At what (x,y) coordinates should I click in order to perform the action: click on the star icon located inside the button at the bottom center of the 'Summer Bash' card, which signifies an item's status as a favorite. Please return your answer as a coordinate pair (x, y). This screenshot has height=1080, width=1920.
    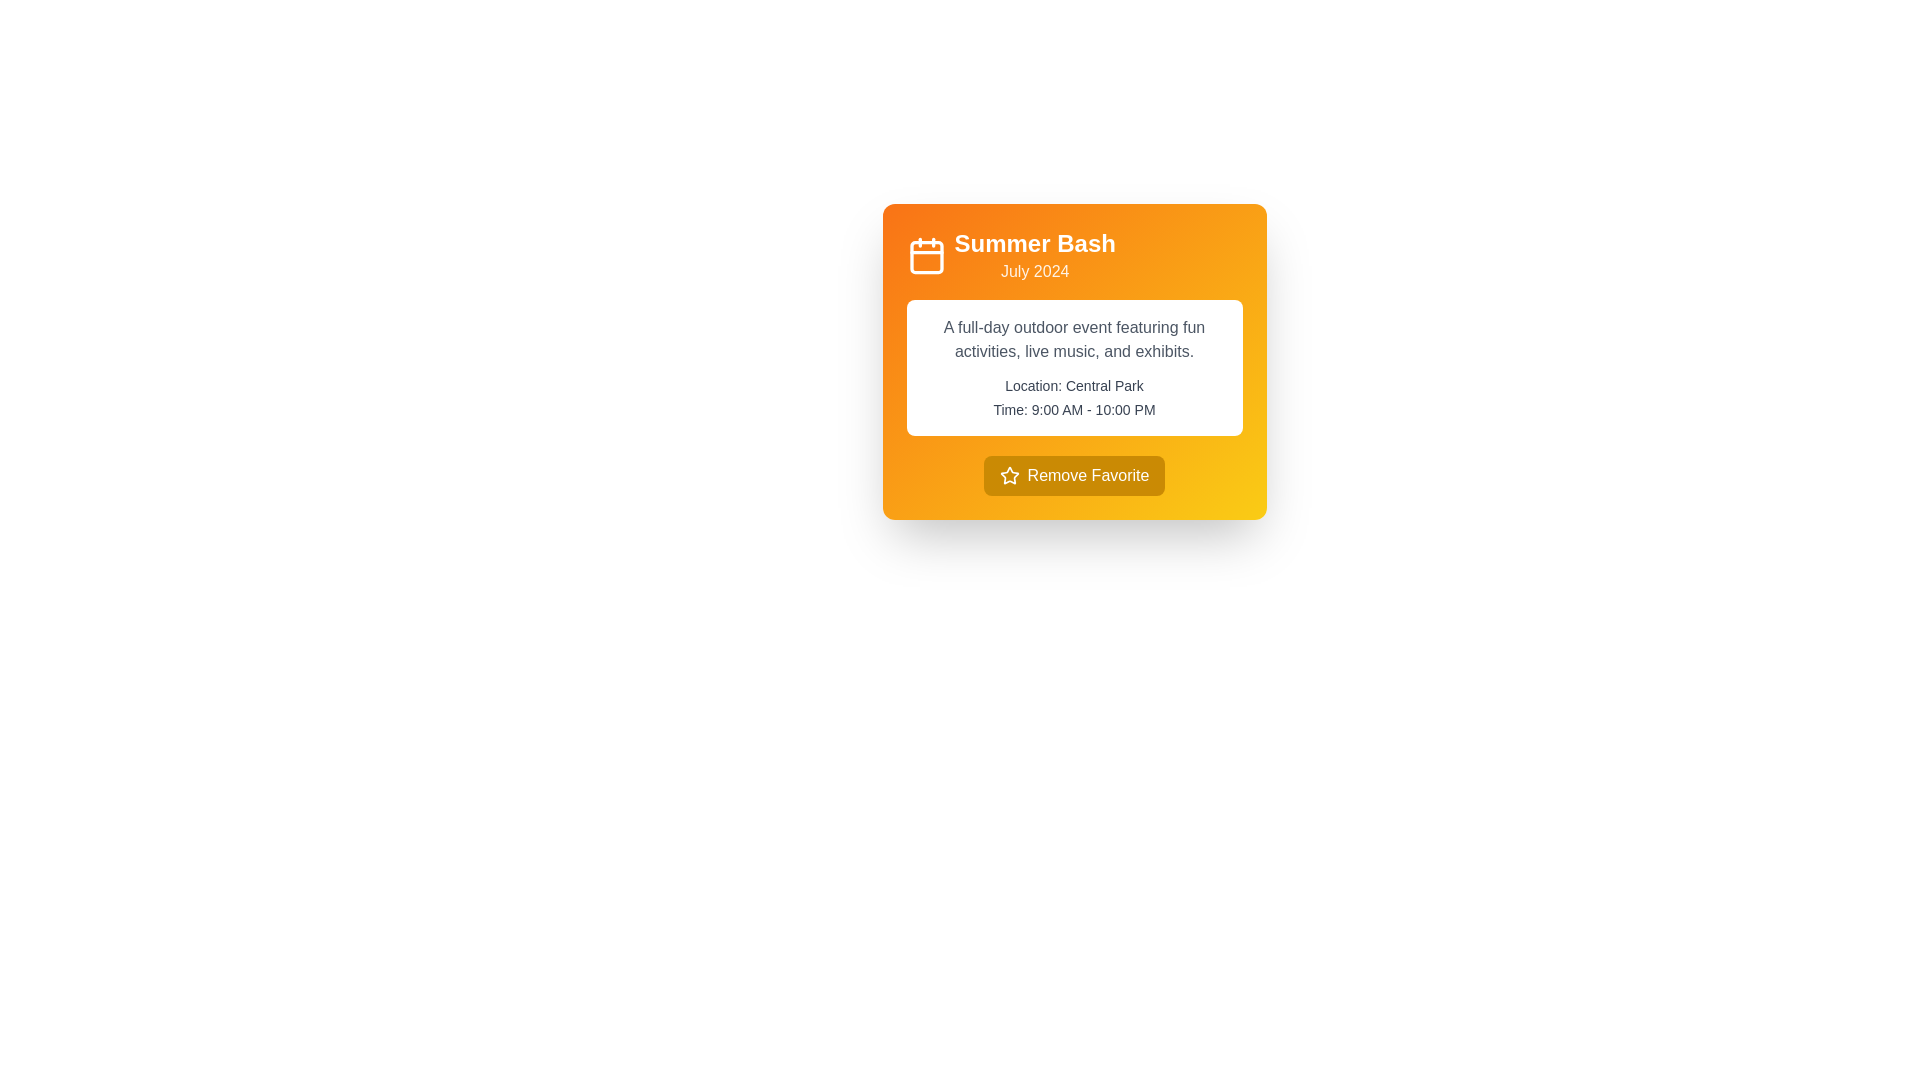
    Looking at the image, I should click on (1009, 475).